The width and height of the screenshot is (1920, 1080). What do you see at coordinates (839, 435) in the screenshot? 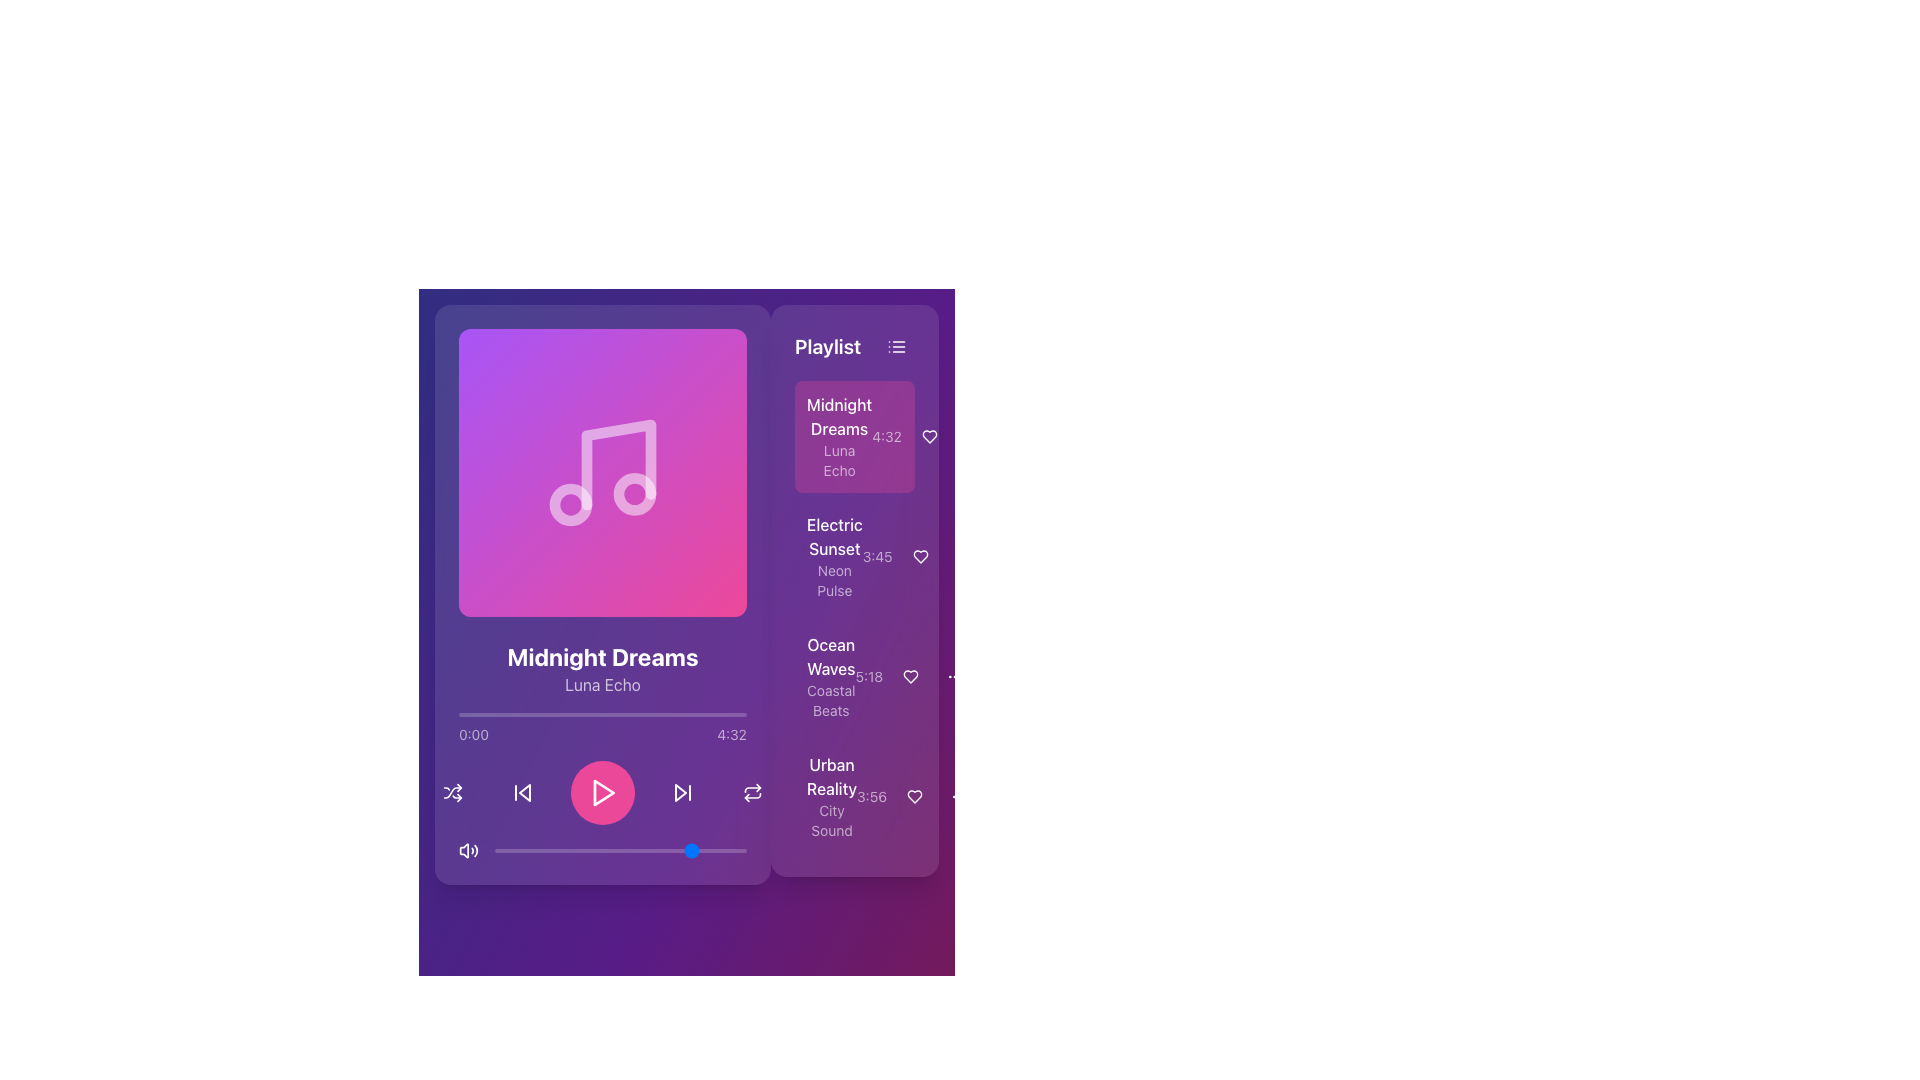
I see `text content of the display label indicating the track title 'Midnight Dreams' and details 'Luna Echo', located in the right sidebar at the top of the playlist section` at bounding box center [839, 435].